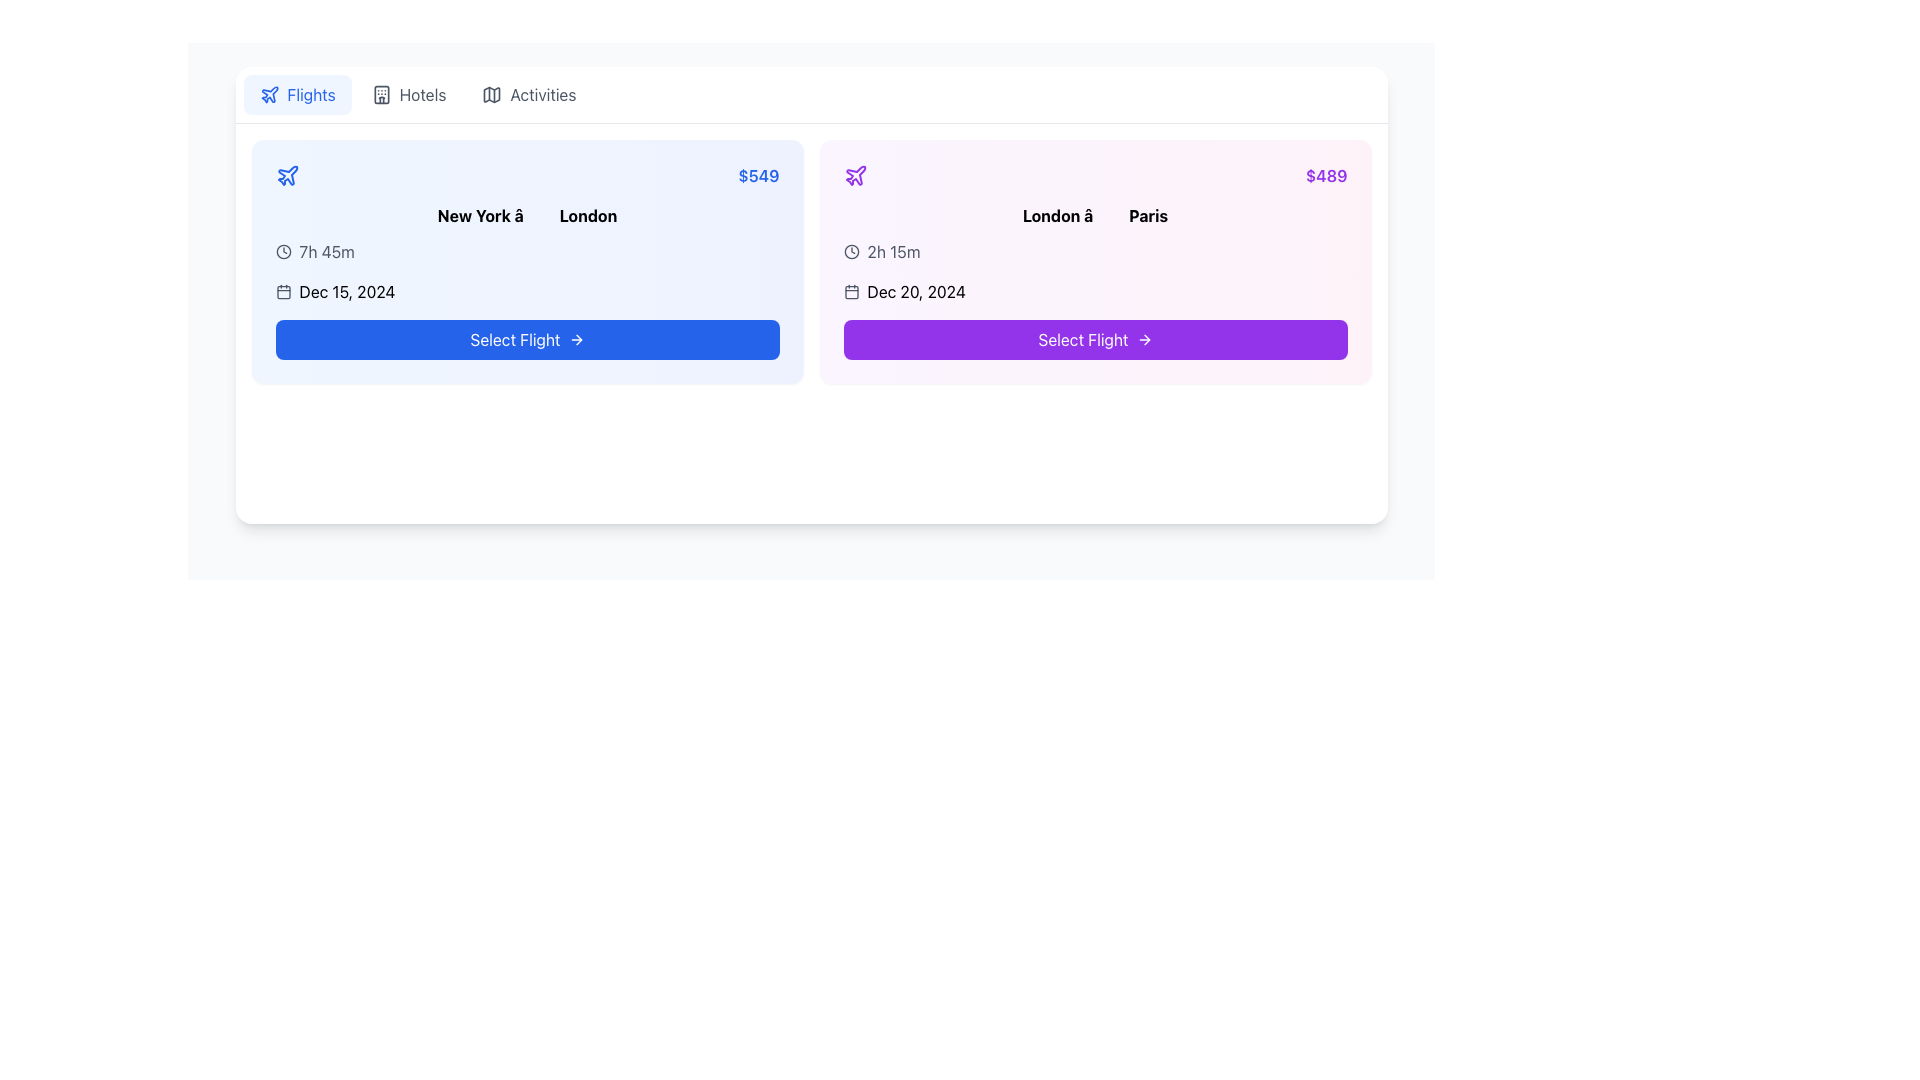 The width and height of the screenshot is (1920, 1080). I want to click on the Rectangle within the SVG calendar icon, which symbolizes the date and is positioned centrally between two vertical lines in the 'London to Paris' flight section, so click(851, 292).